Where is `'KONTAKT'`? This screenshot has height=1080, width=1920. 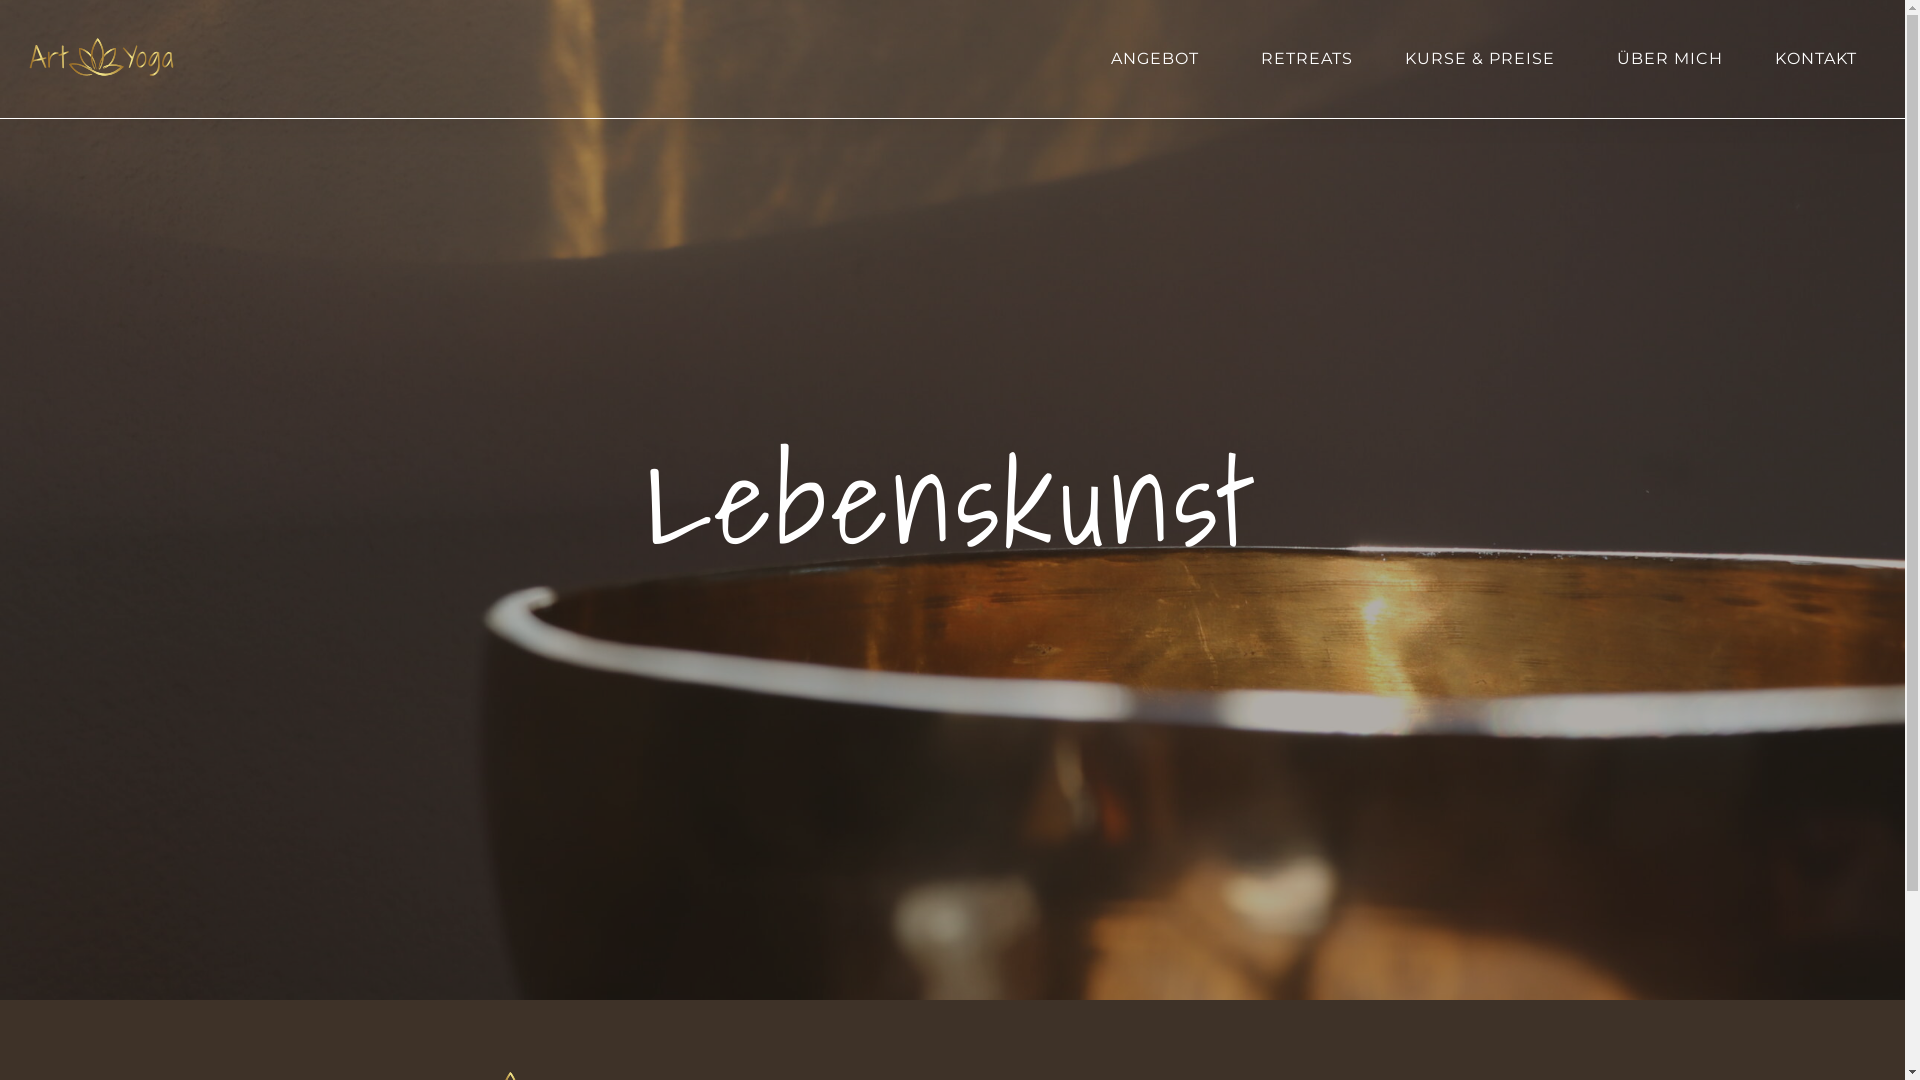 'KONTAKT' is located at coordinates (1815, 57).